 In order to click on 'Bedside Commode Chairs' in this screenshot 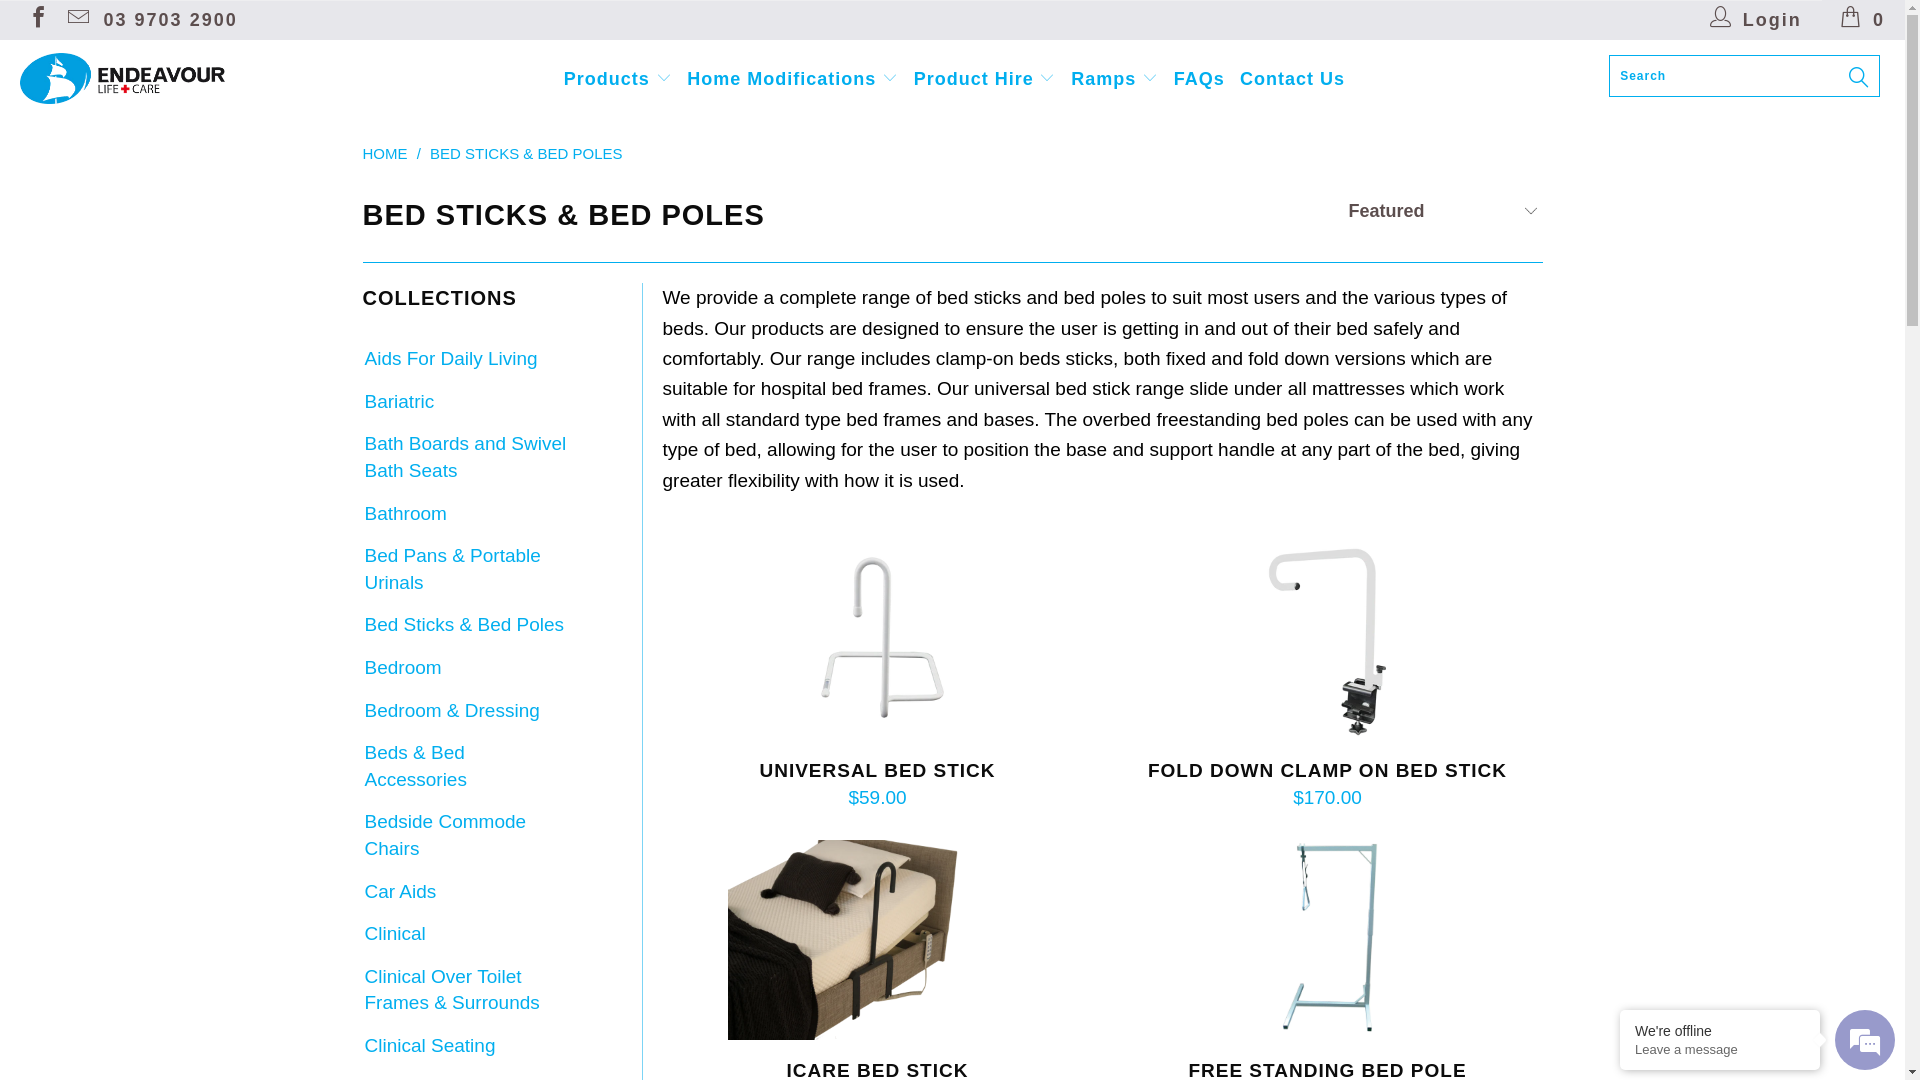, I will do `click(464, 835)`.